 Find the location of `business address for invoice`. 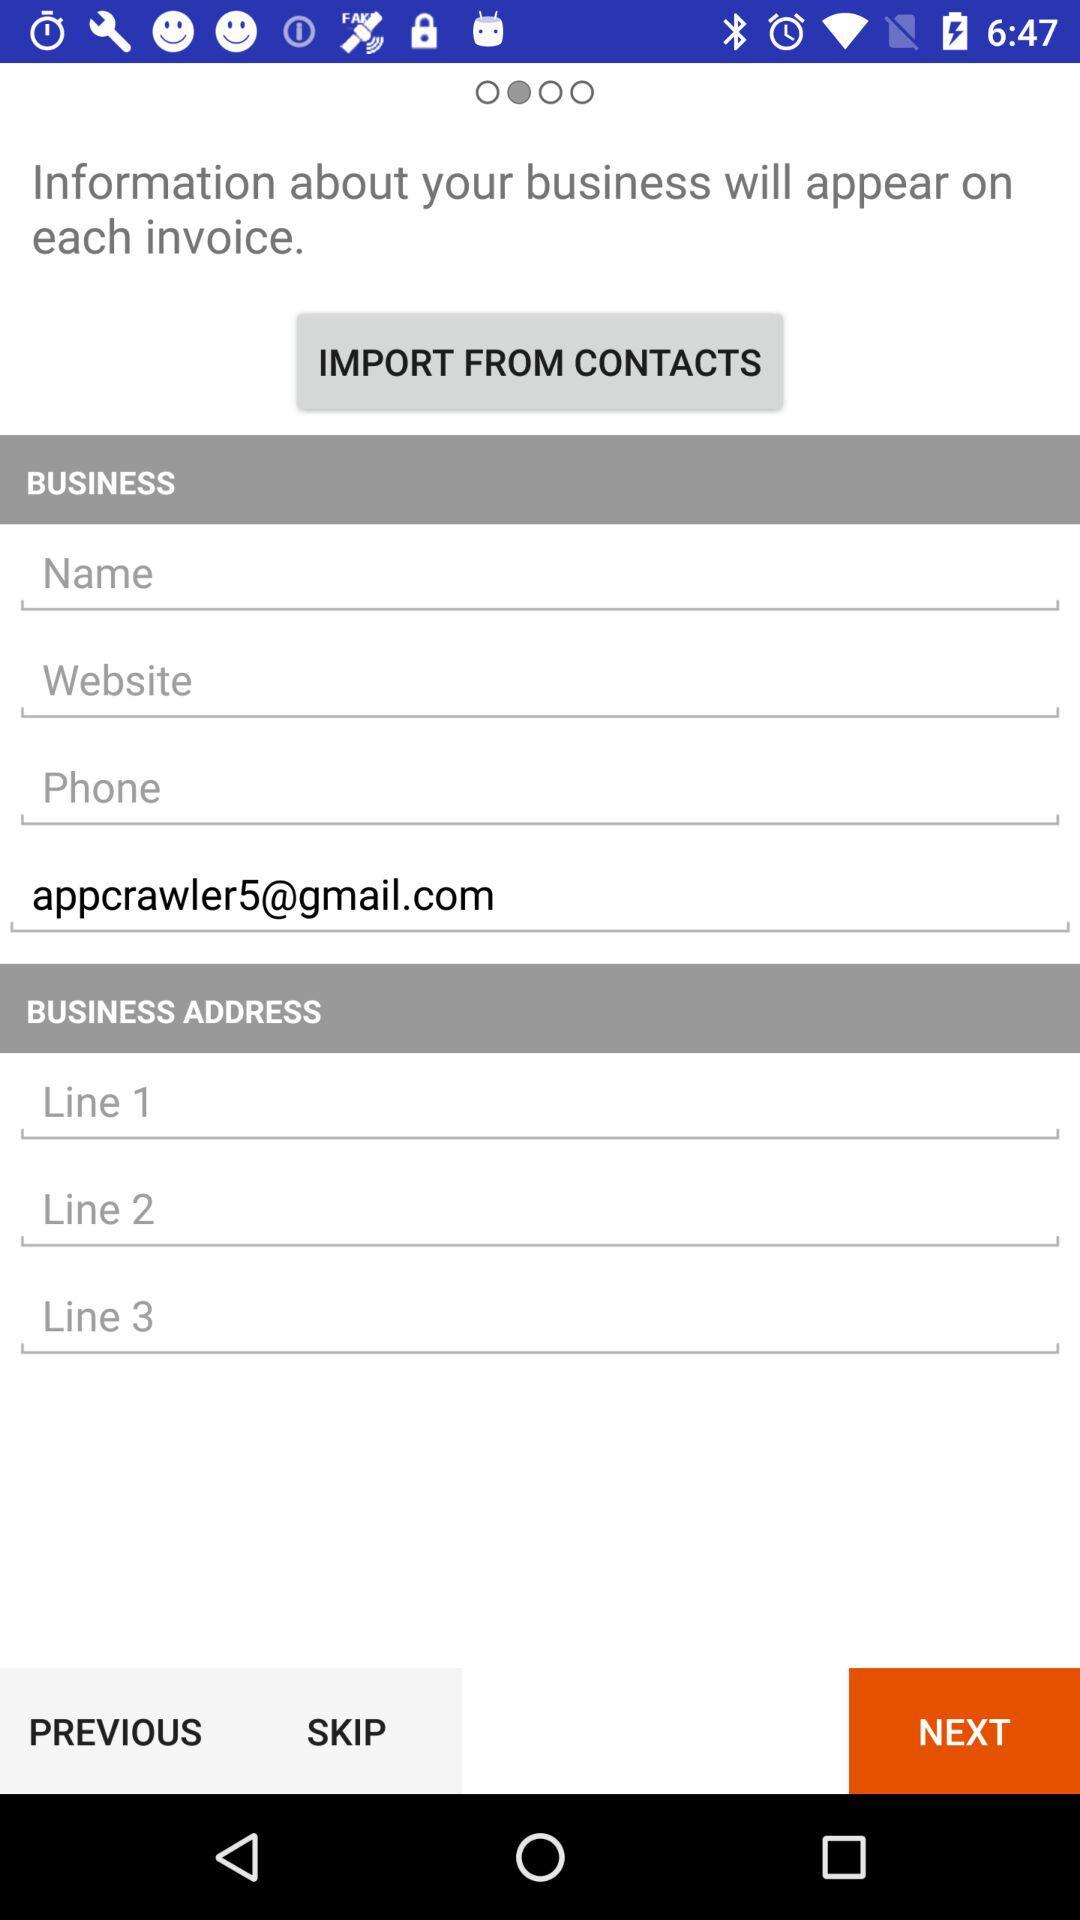

business address for invoice is located at coordinates (540, 1100).